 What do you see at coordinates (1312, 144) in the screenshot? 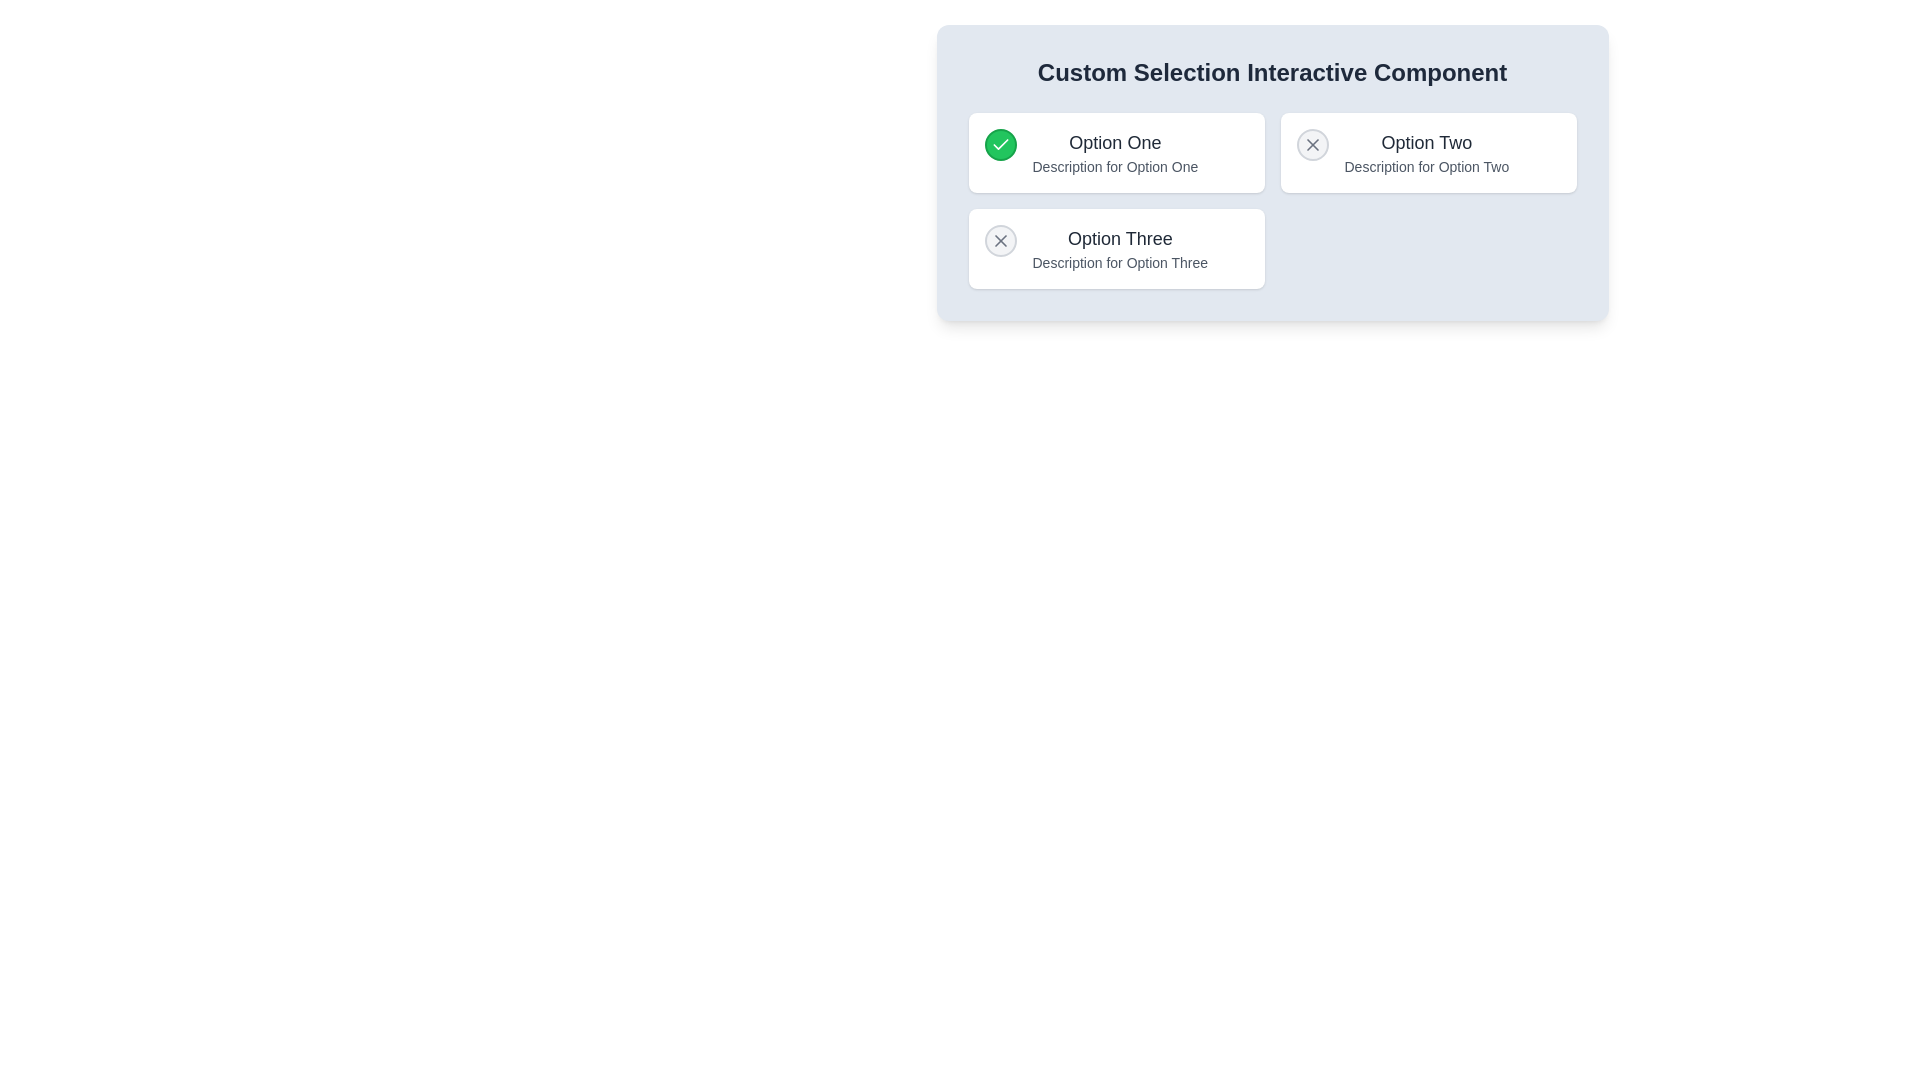
I see `the dismiss button located at the top-right corner of the 'Option Two' box` at bounding box center [1312, 144].